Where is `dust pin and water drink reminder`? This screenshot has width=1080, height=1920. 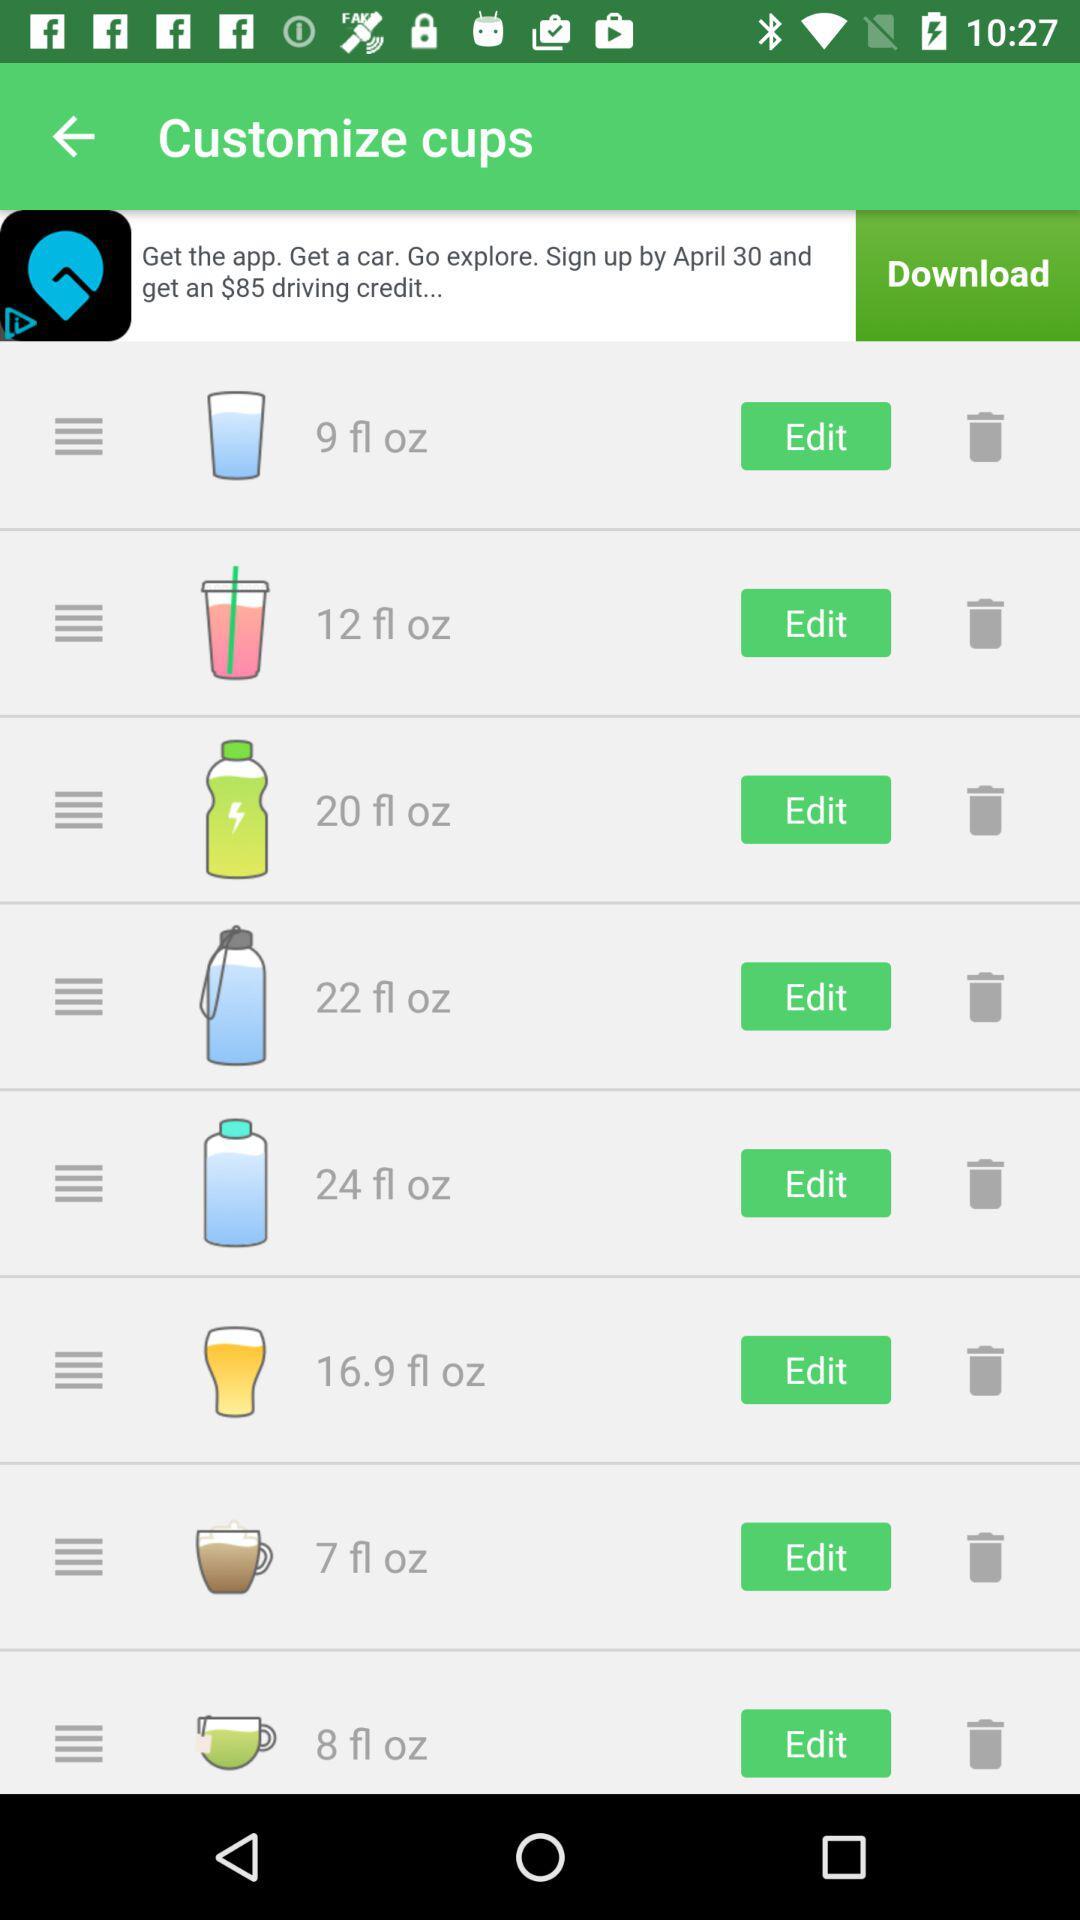 dust pin and water drink reminder is located at coordinates (984, 1555).